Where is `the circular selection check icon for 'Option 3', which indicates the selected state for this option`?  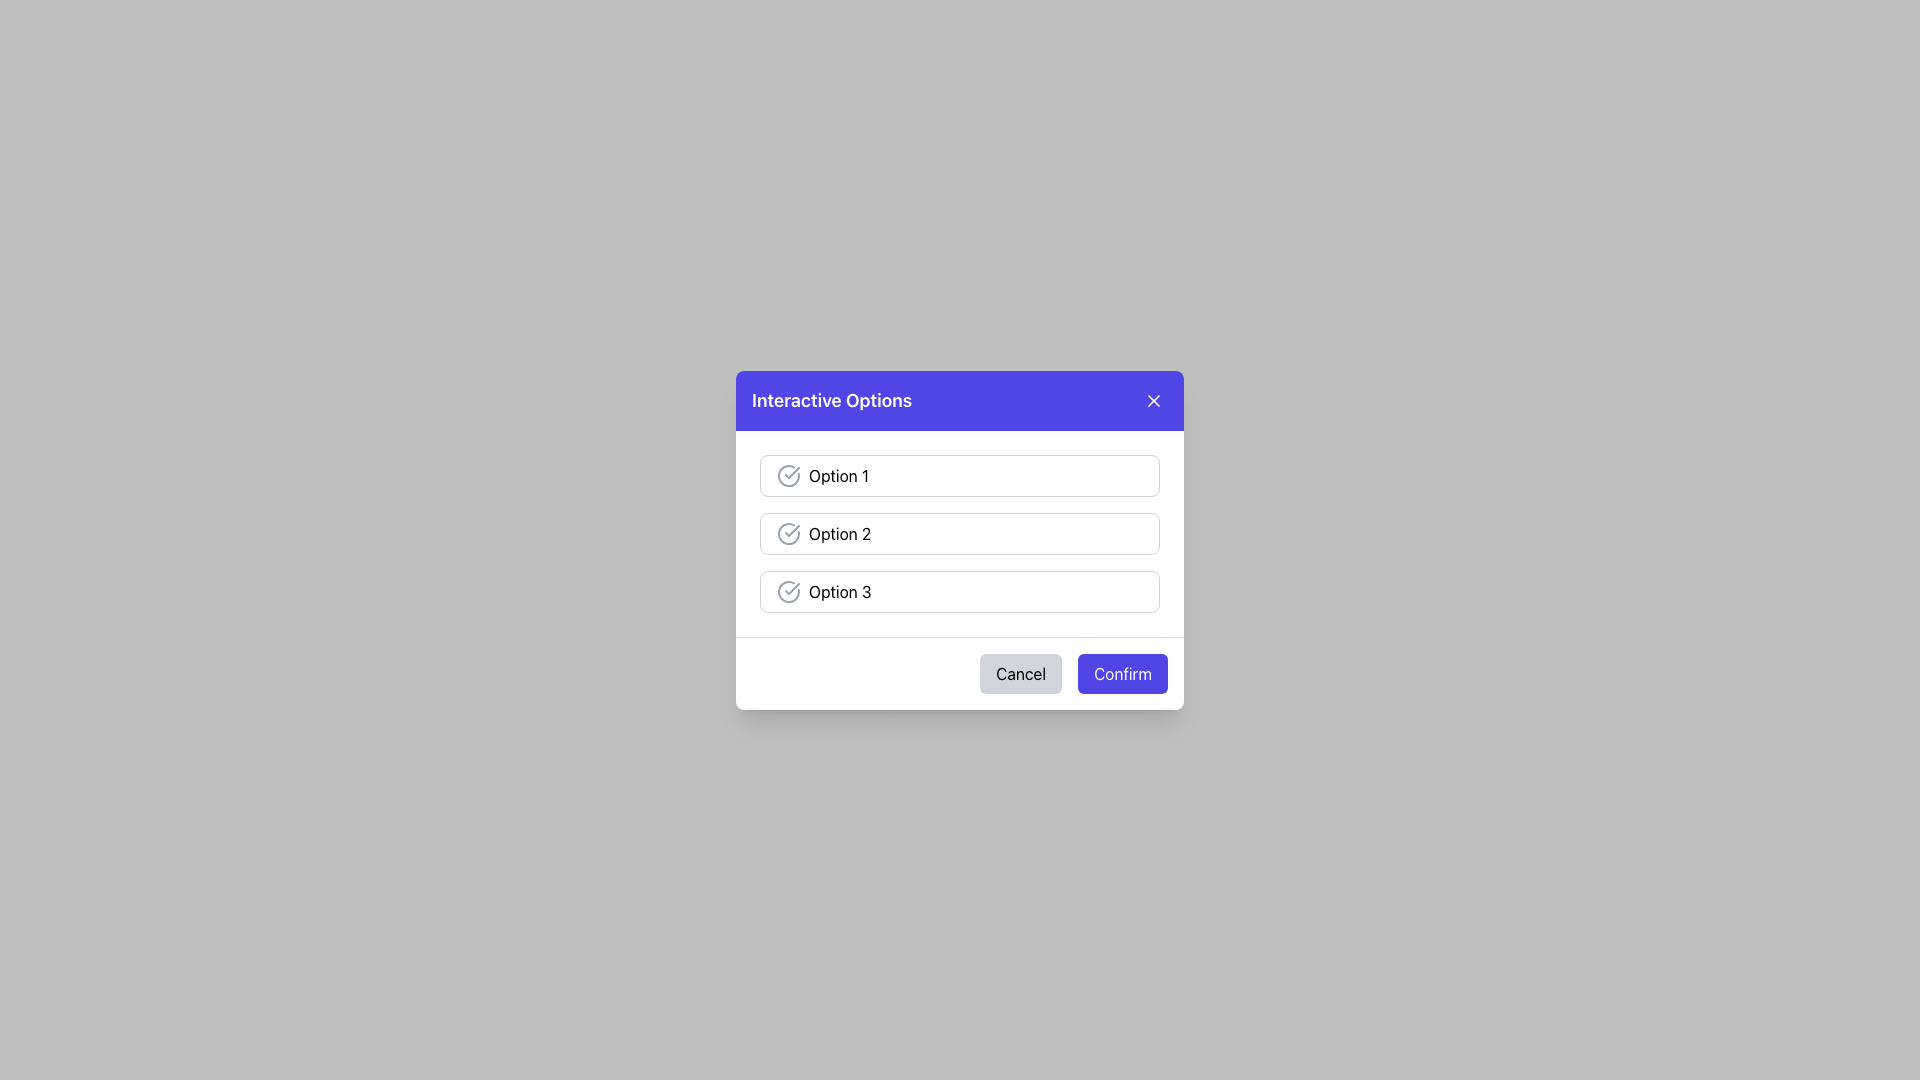 the circular selection check icon for 'Option 3', which indicates the selected state for this option is located at coordinates (787, 589).